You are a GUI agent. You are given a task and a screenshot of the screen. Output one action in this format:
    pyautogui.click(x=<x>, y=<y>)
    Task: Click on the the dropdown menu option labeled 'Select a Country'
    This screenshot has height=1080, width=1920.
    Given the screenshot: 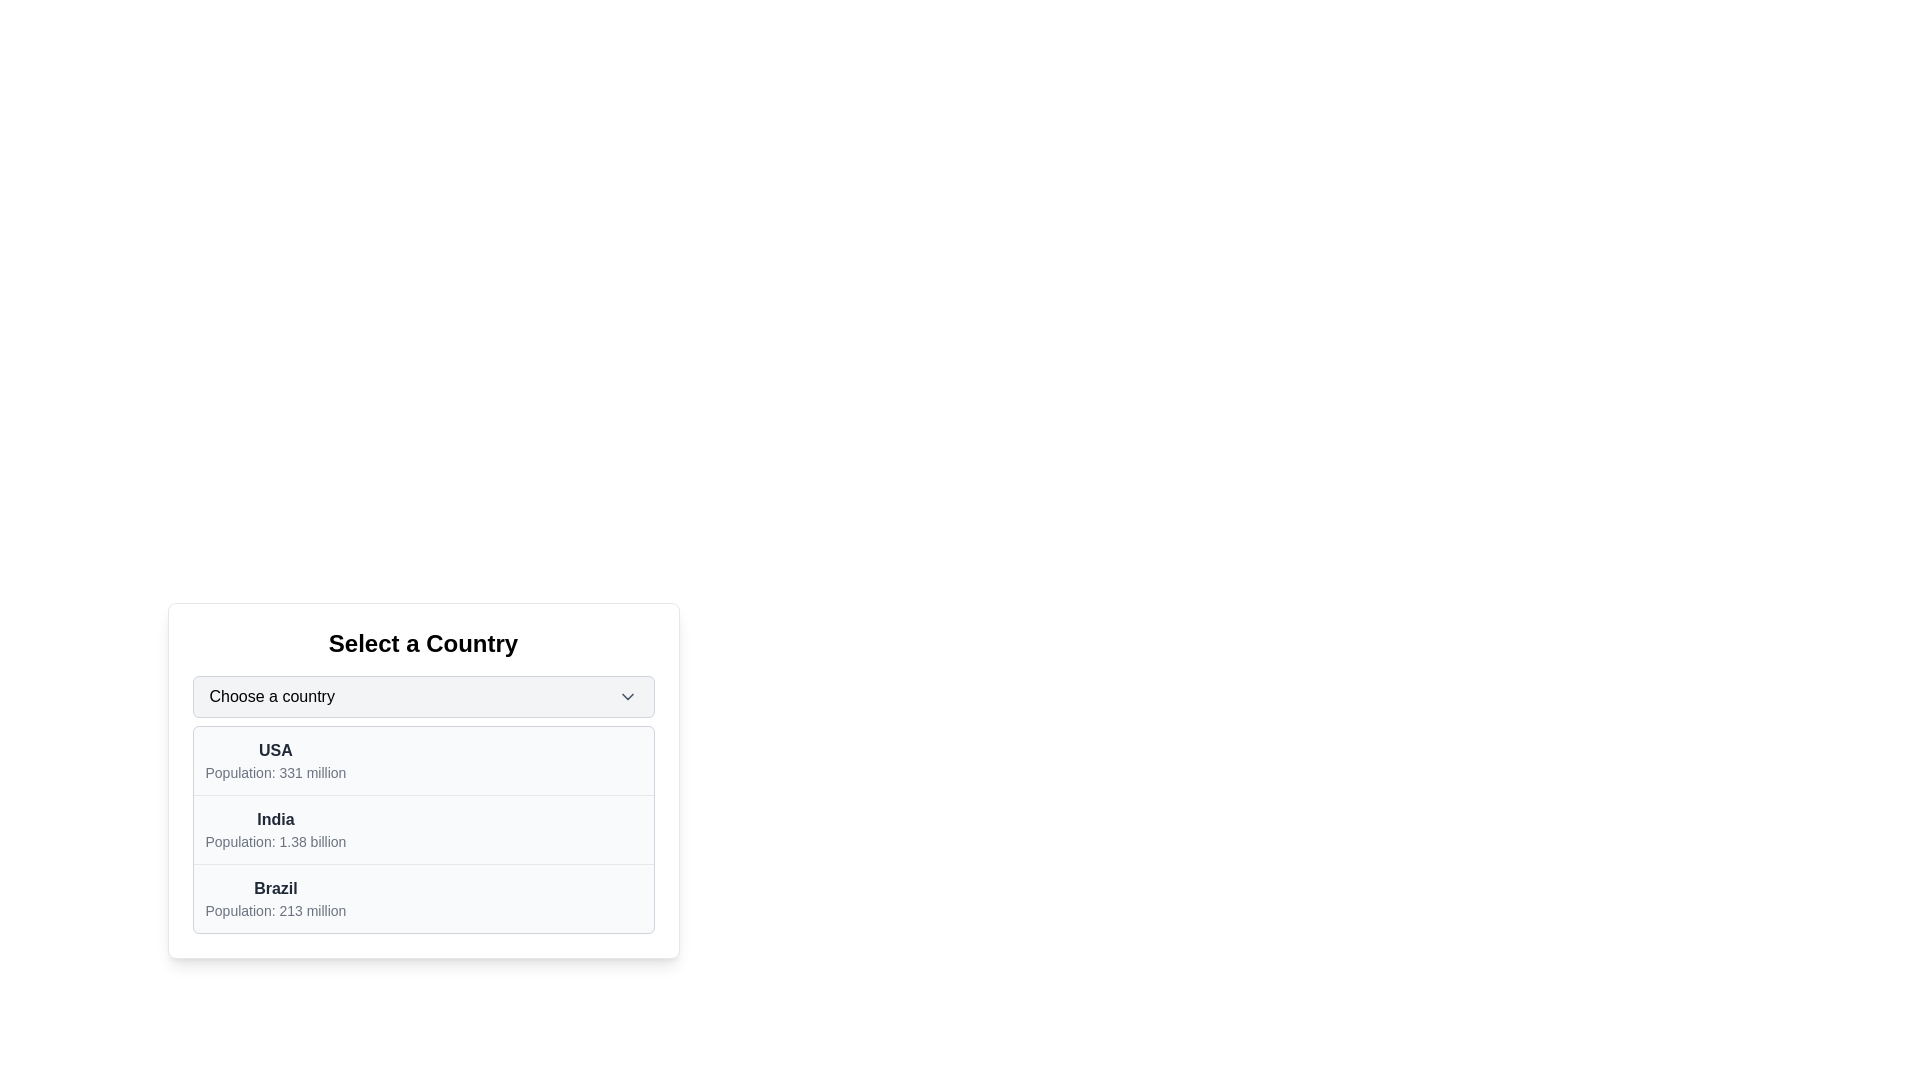 What is the action you would take?
    pyautogui.click(x=422, y=829)
    